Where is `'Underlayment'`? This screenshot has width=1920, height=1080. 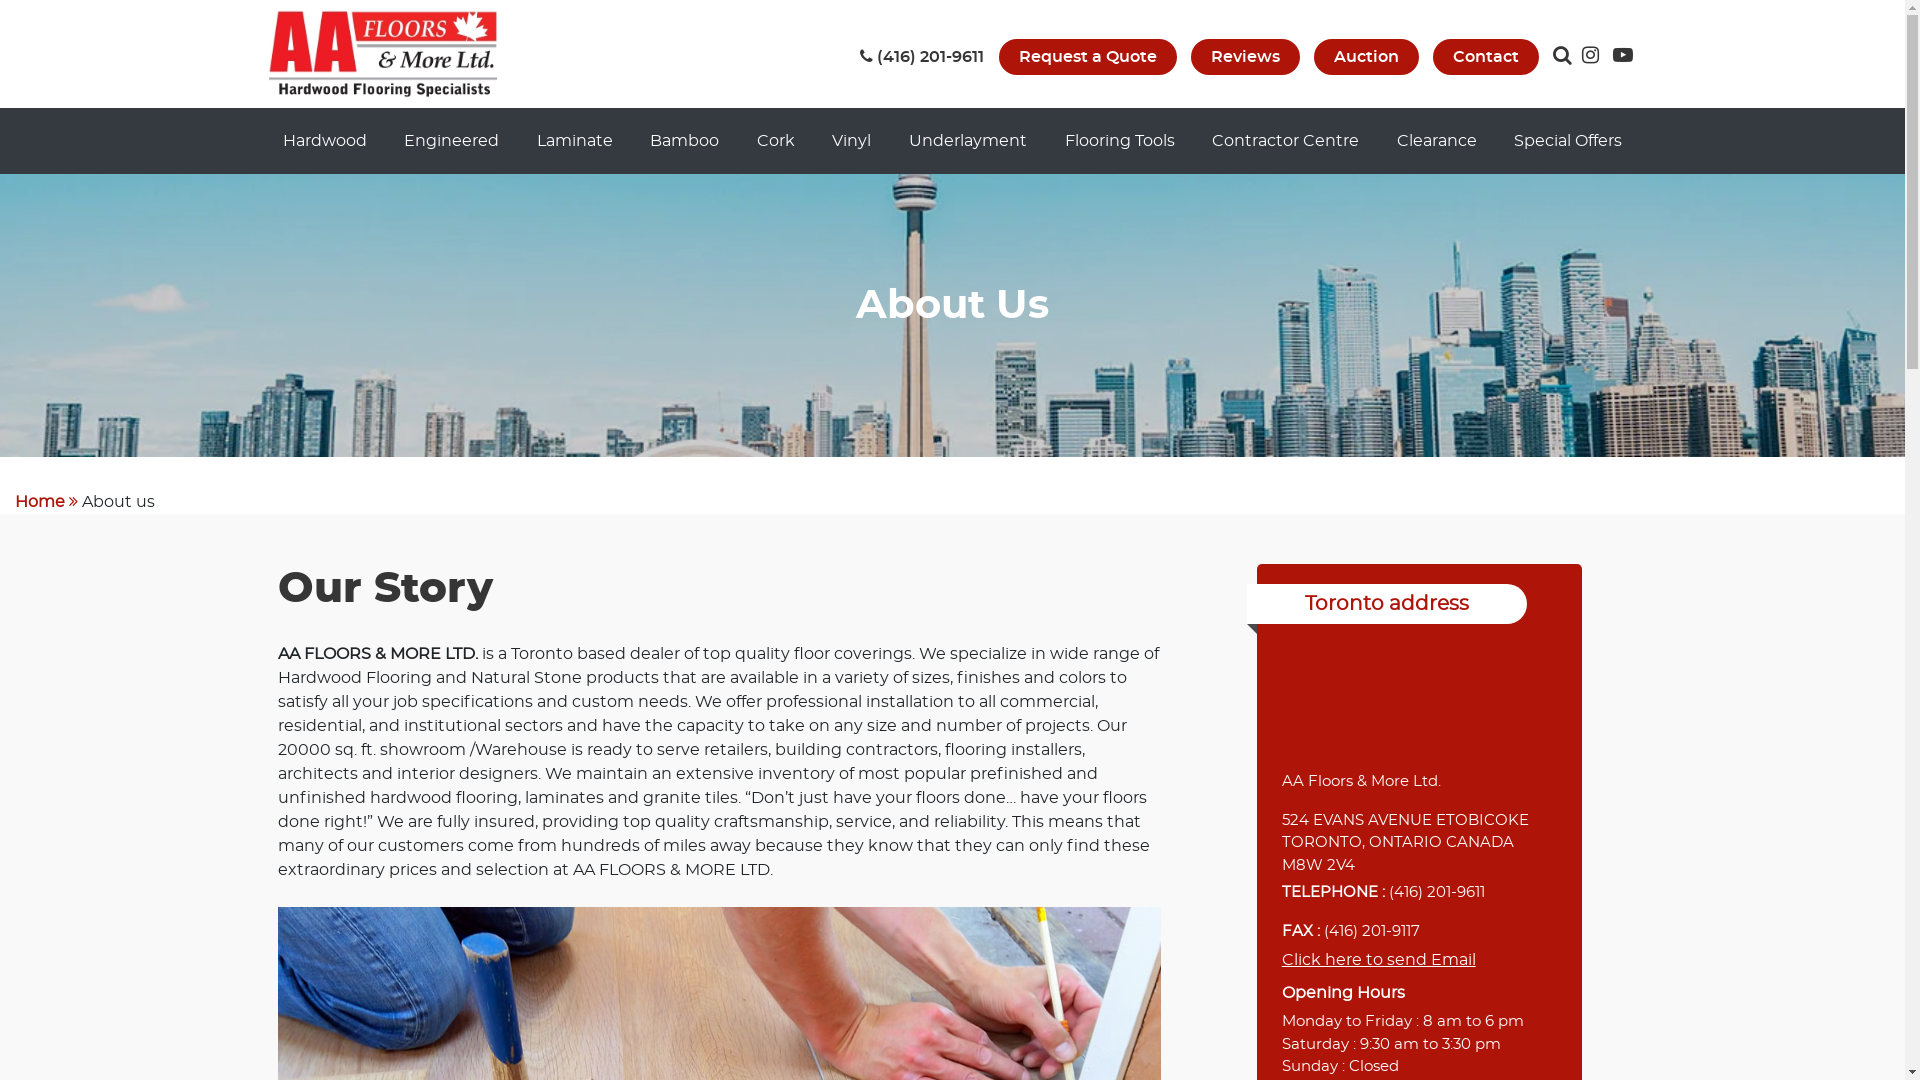 'Underlayment' is located at coordinates (968, 140).